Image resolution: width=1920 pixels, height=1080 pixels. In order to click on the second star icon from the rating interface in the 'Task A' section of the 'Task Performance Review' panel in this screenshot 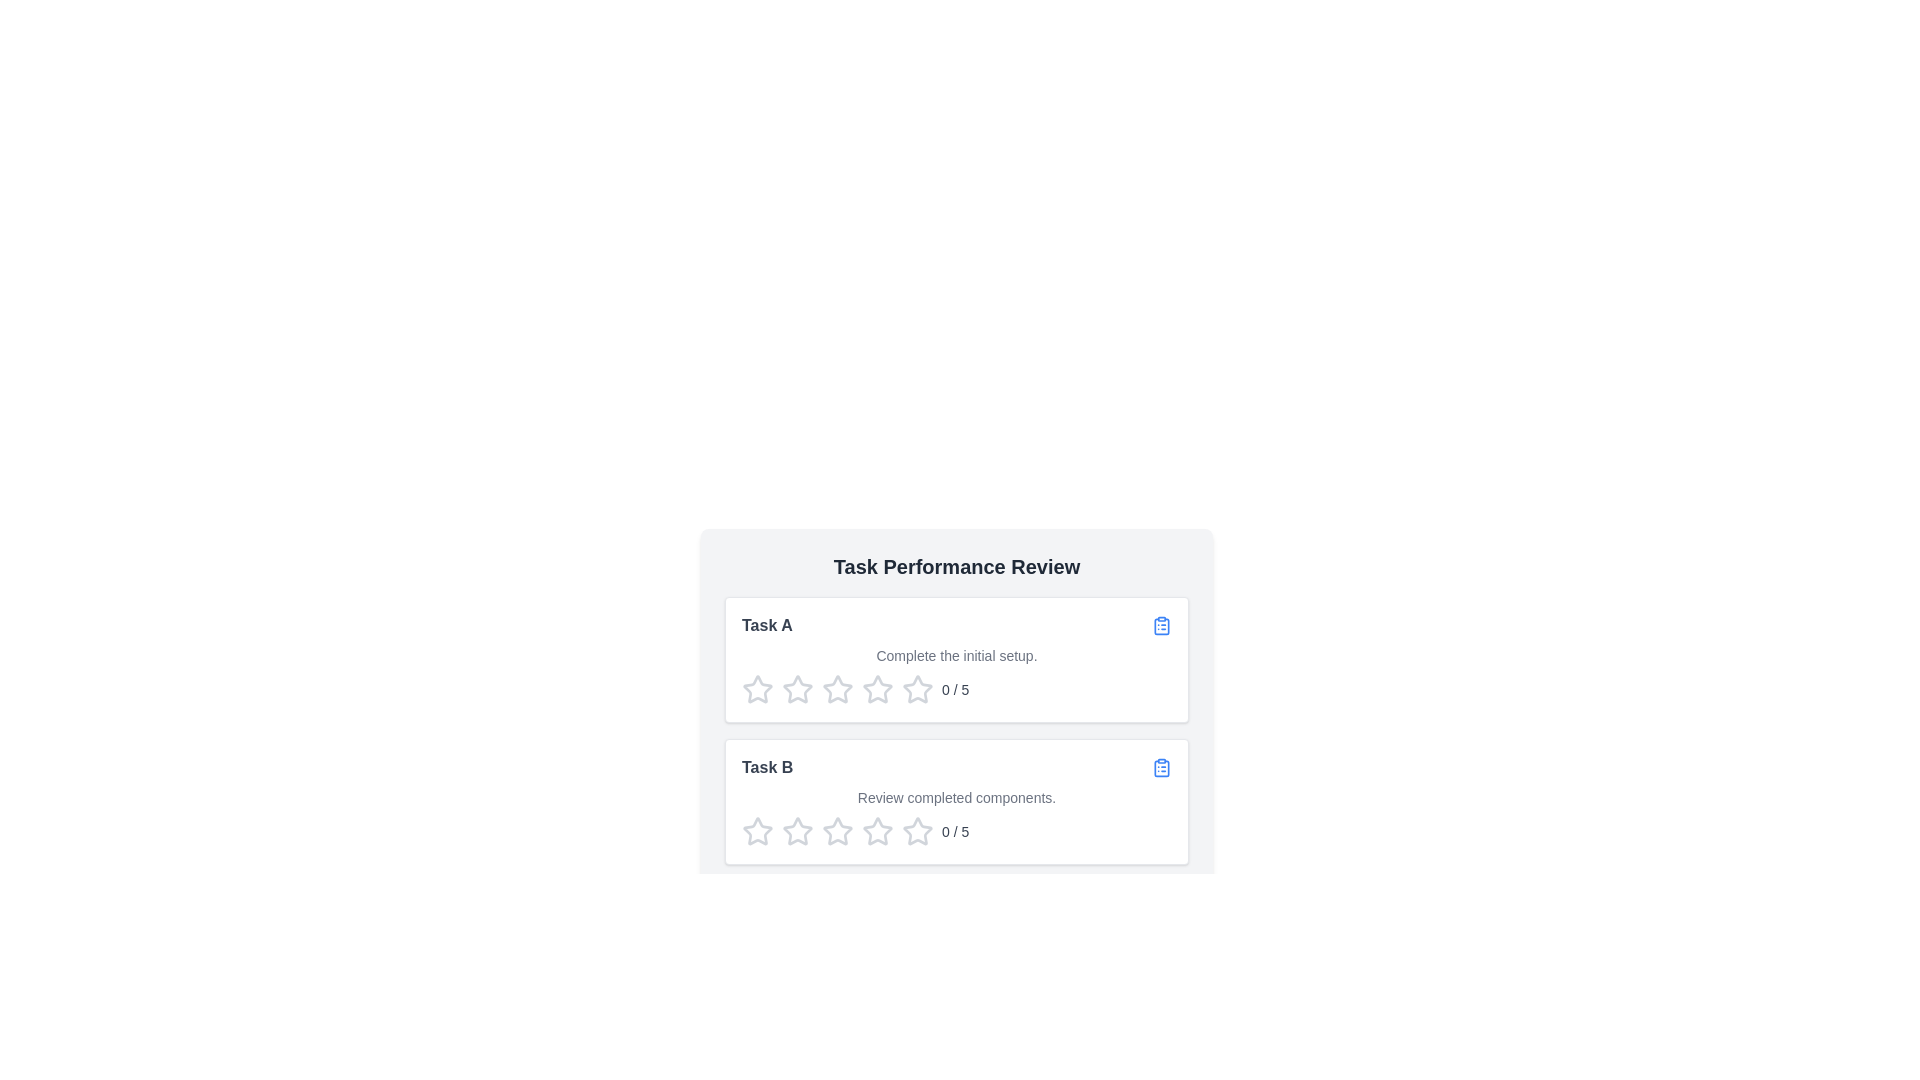, I will do `click(838, 688)`.